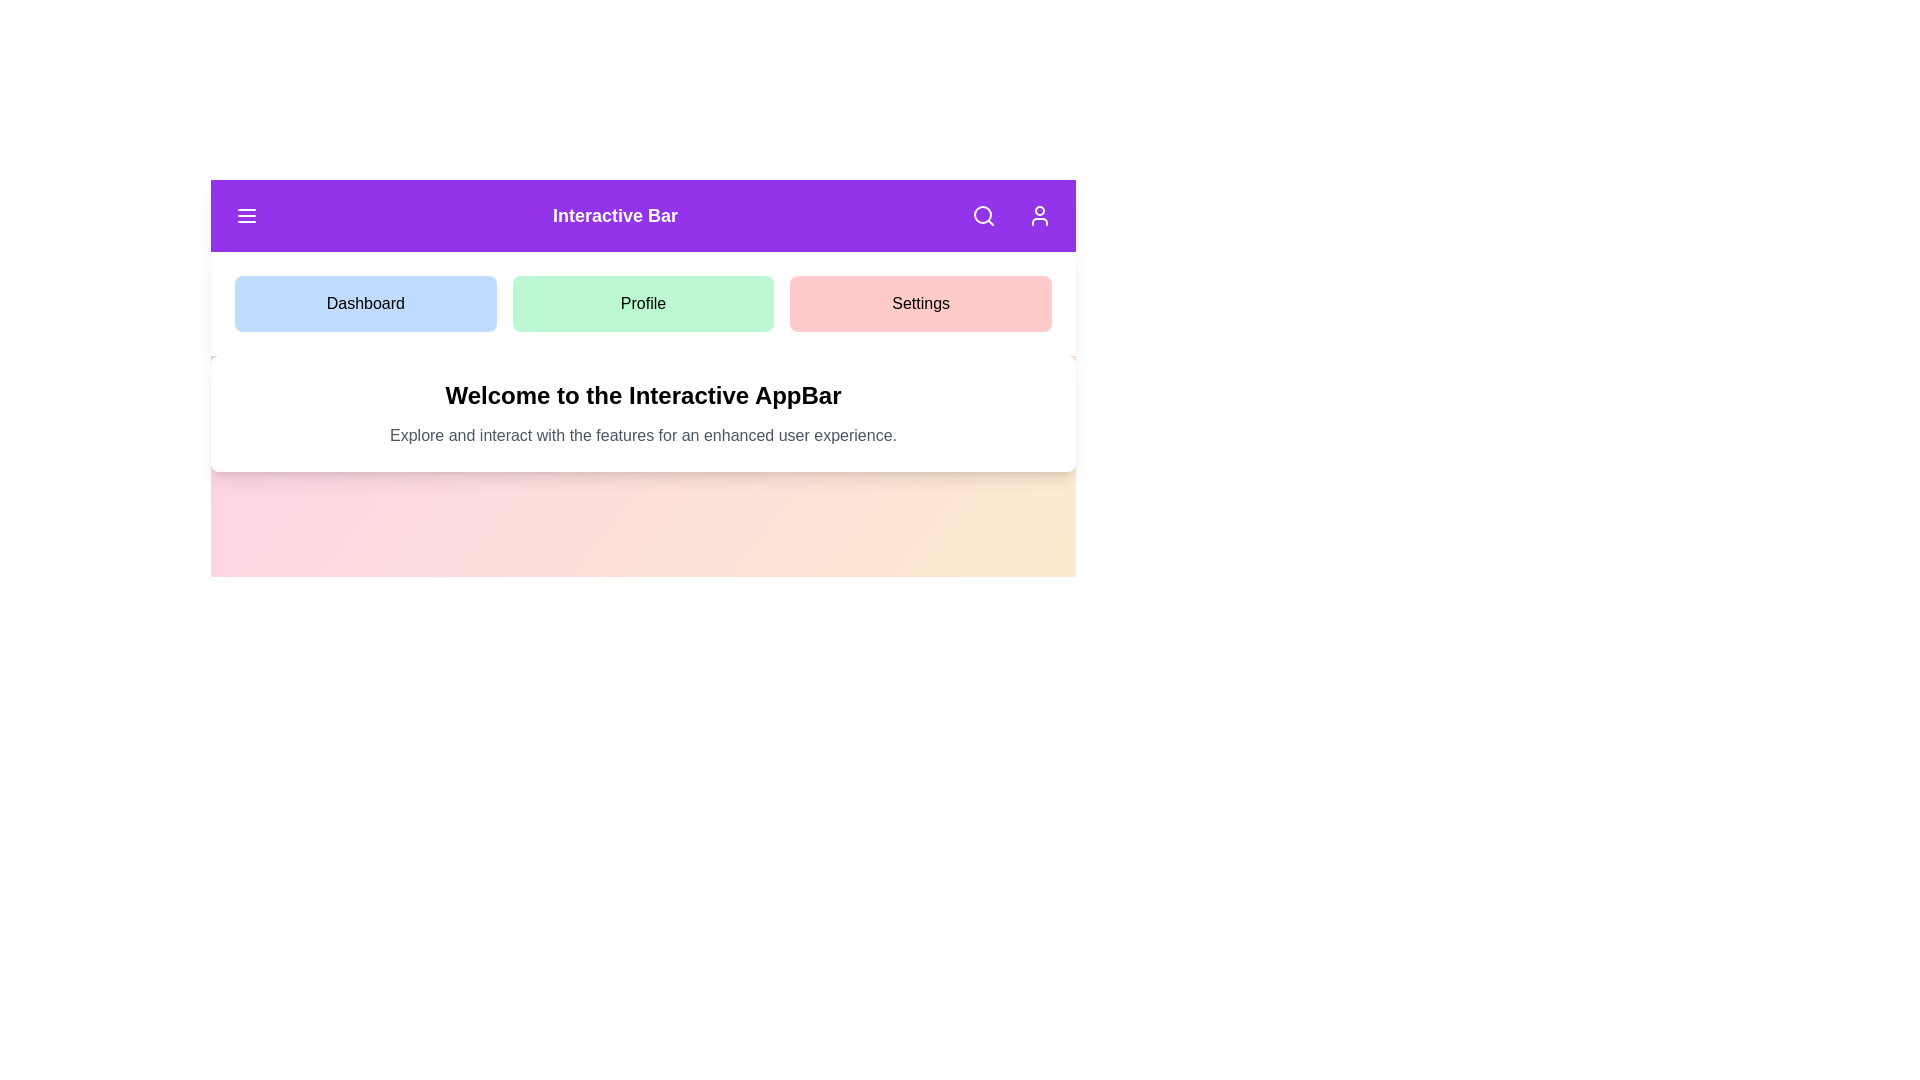 This screenshot has width=1920, height=1080. What do you see at coordinates (643, 304) in the screenshot?
I see `the button labeled Profile to observe its hover effect` at bounding box center [643, 304].